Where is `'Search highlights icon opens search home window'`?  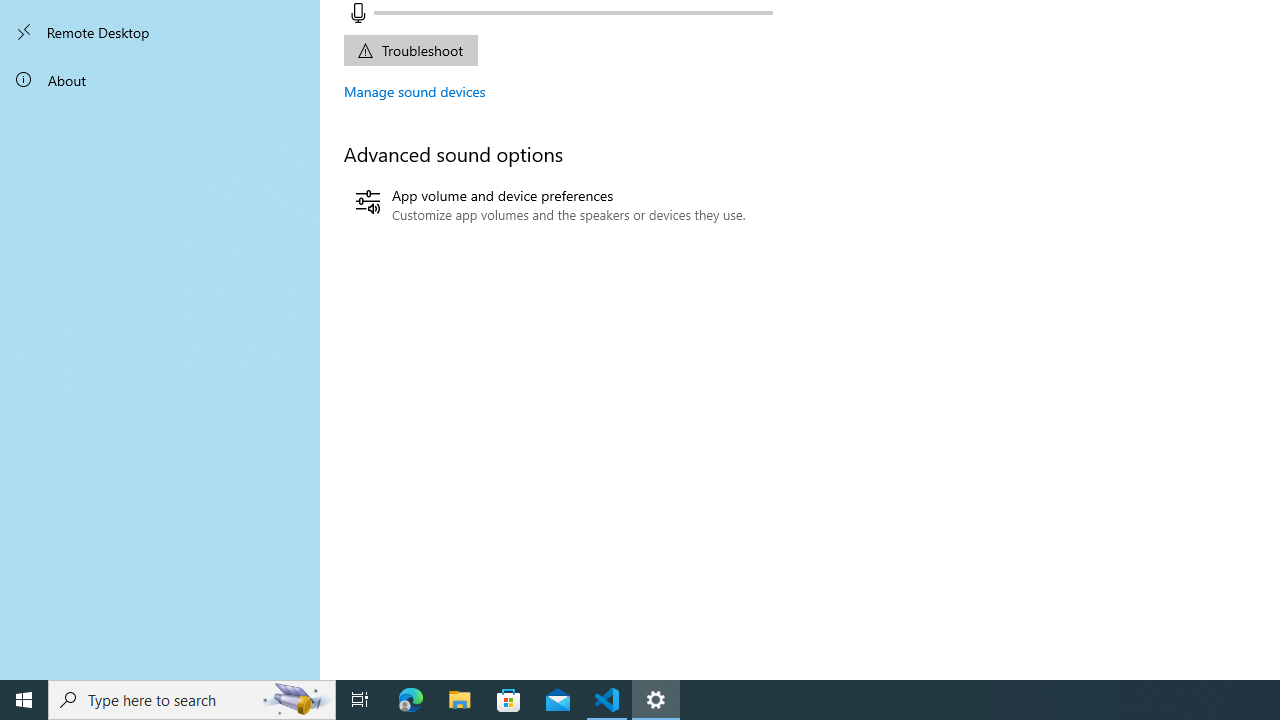
'Search highlights icon opens search home window' is located at coordinates (294, 698).